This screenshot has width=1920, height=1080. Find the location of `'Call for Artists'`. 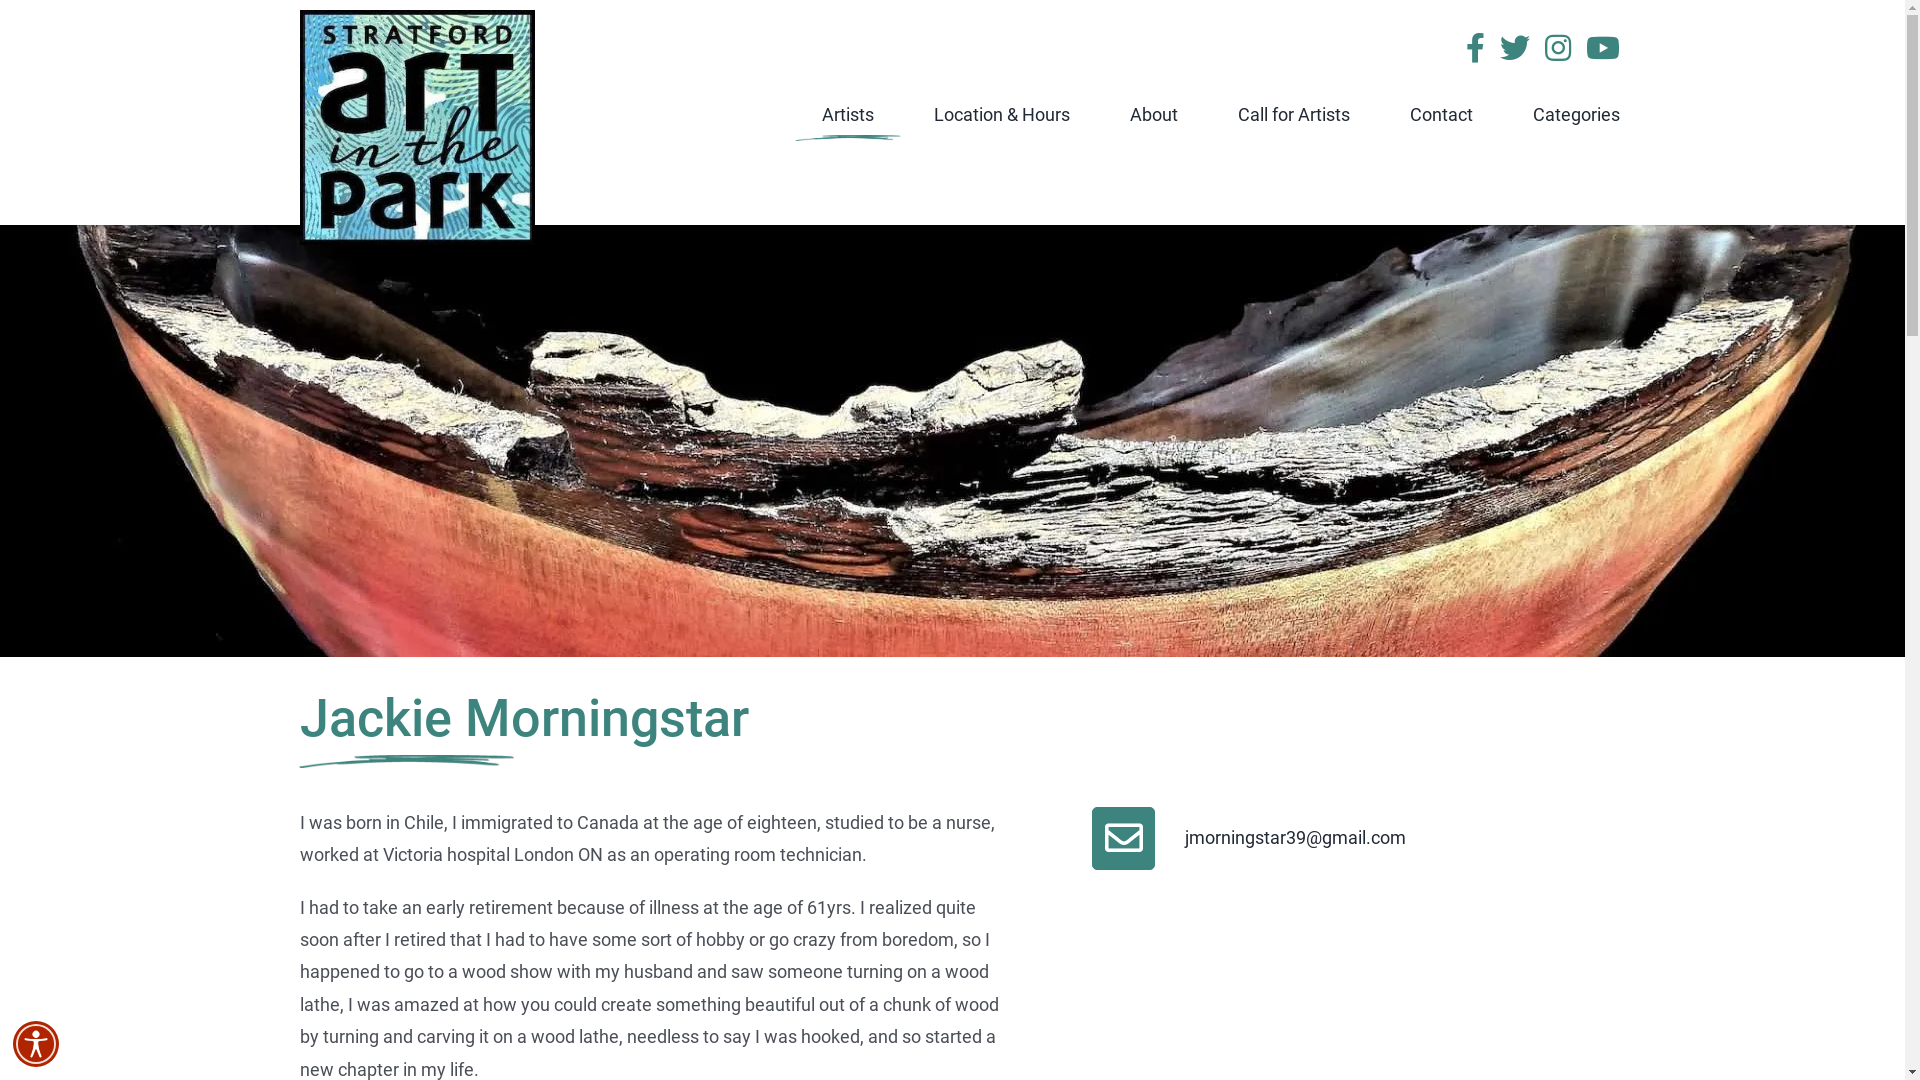

'Call for Artists' is located at coordinates (1294, 114).